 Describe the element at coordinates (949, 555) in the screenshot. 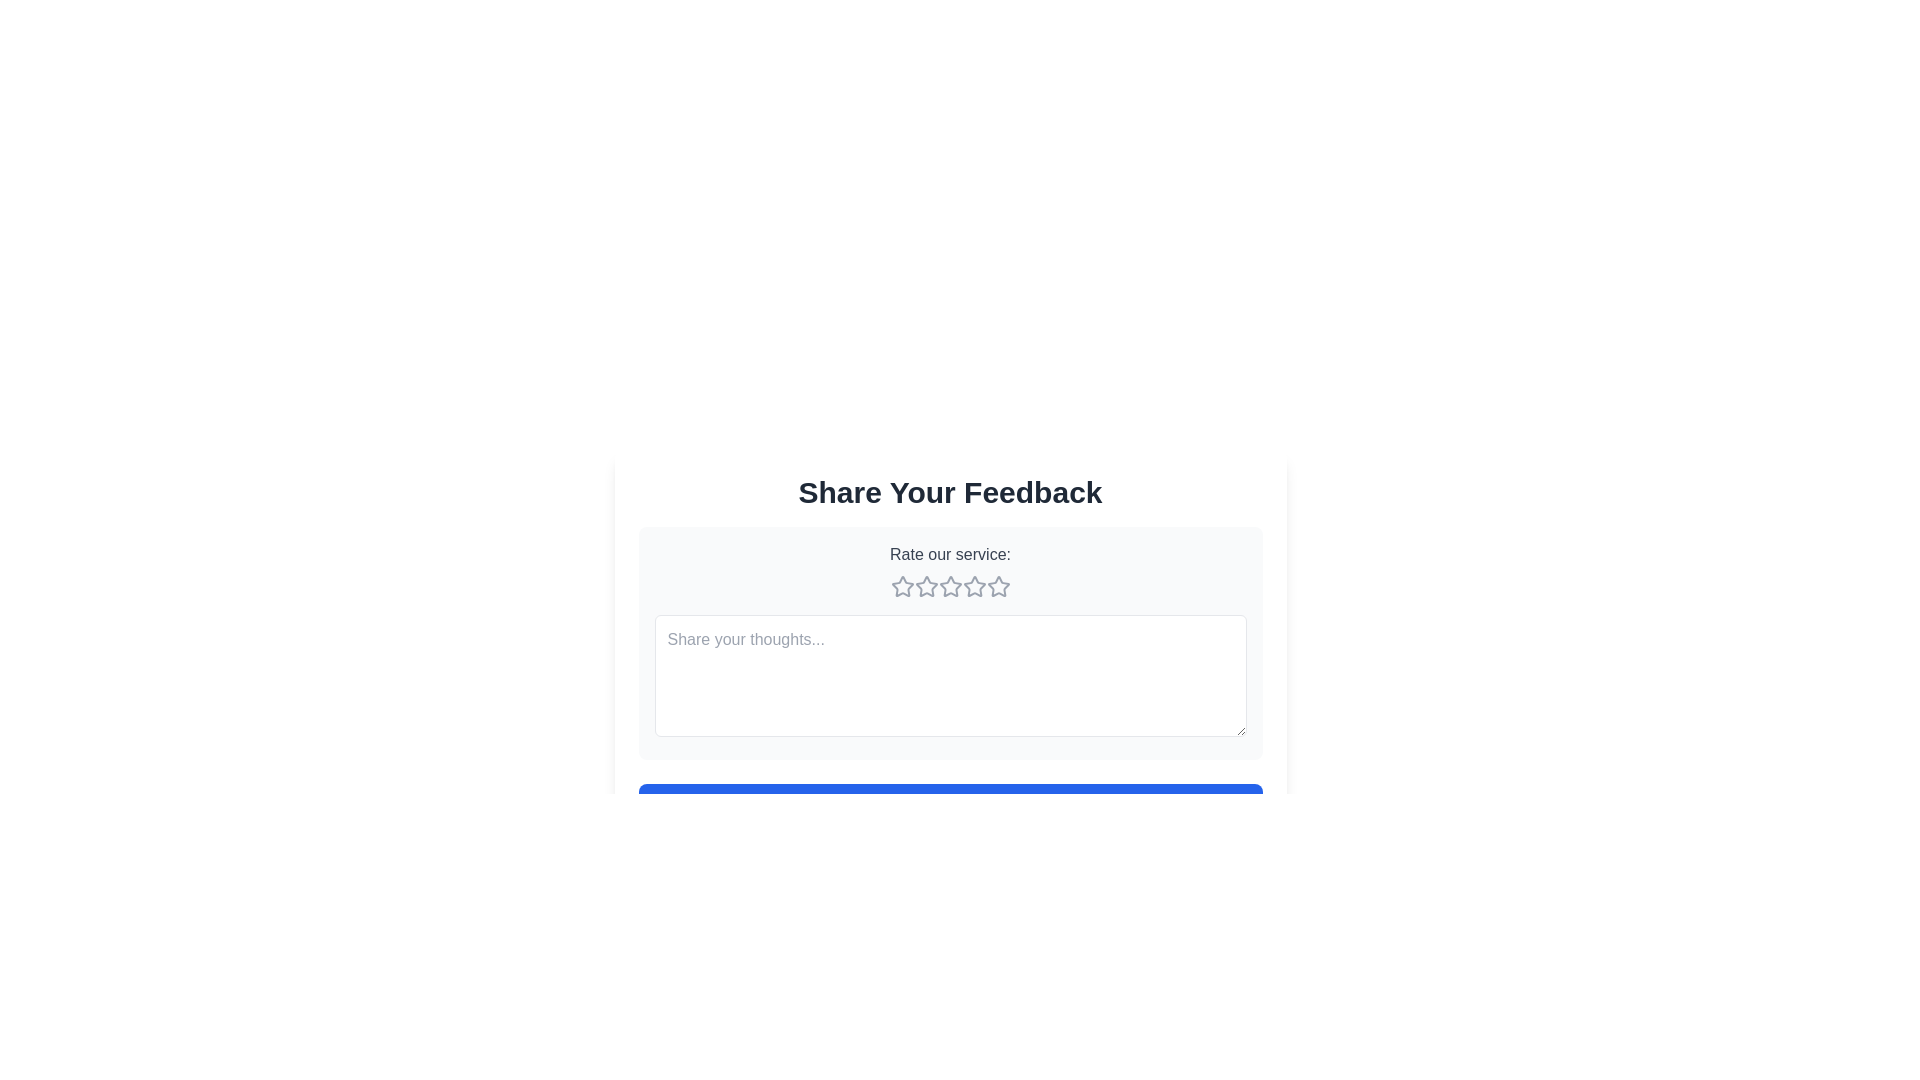

I see `the text label reading 'Rate our service:' which is styled in gray and located above the star rating icons inside a white rounded box` at that location.